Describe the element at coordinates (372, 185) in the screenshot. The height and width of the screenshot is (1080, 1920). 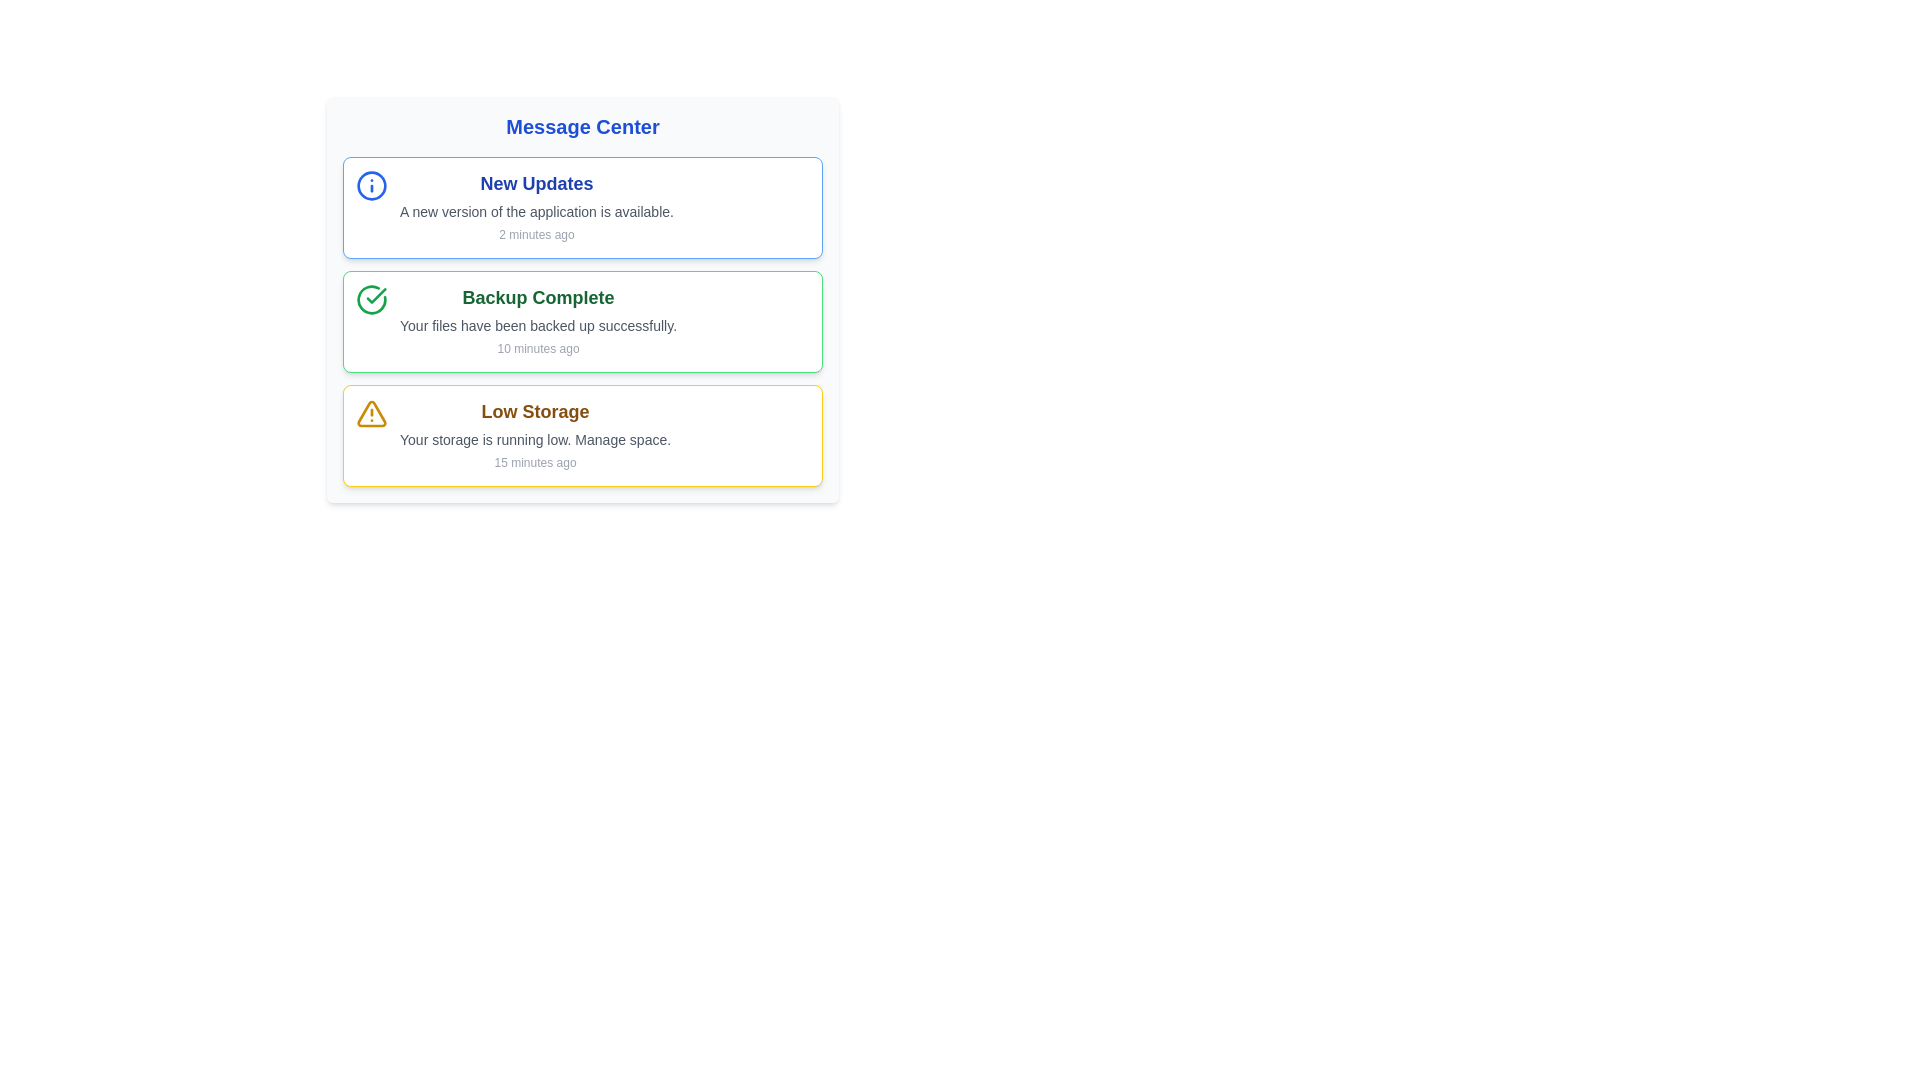
I see `the circular graphical element within the information icon located on the left side of the 'New Updates' notification card in the Message Center` at that location.